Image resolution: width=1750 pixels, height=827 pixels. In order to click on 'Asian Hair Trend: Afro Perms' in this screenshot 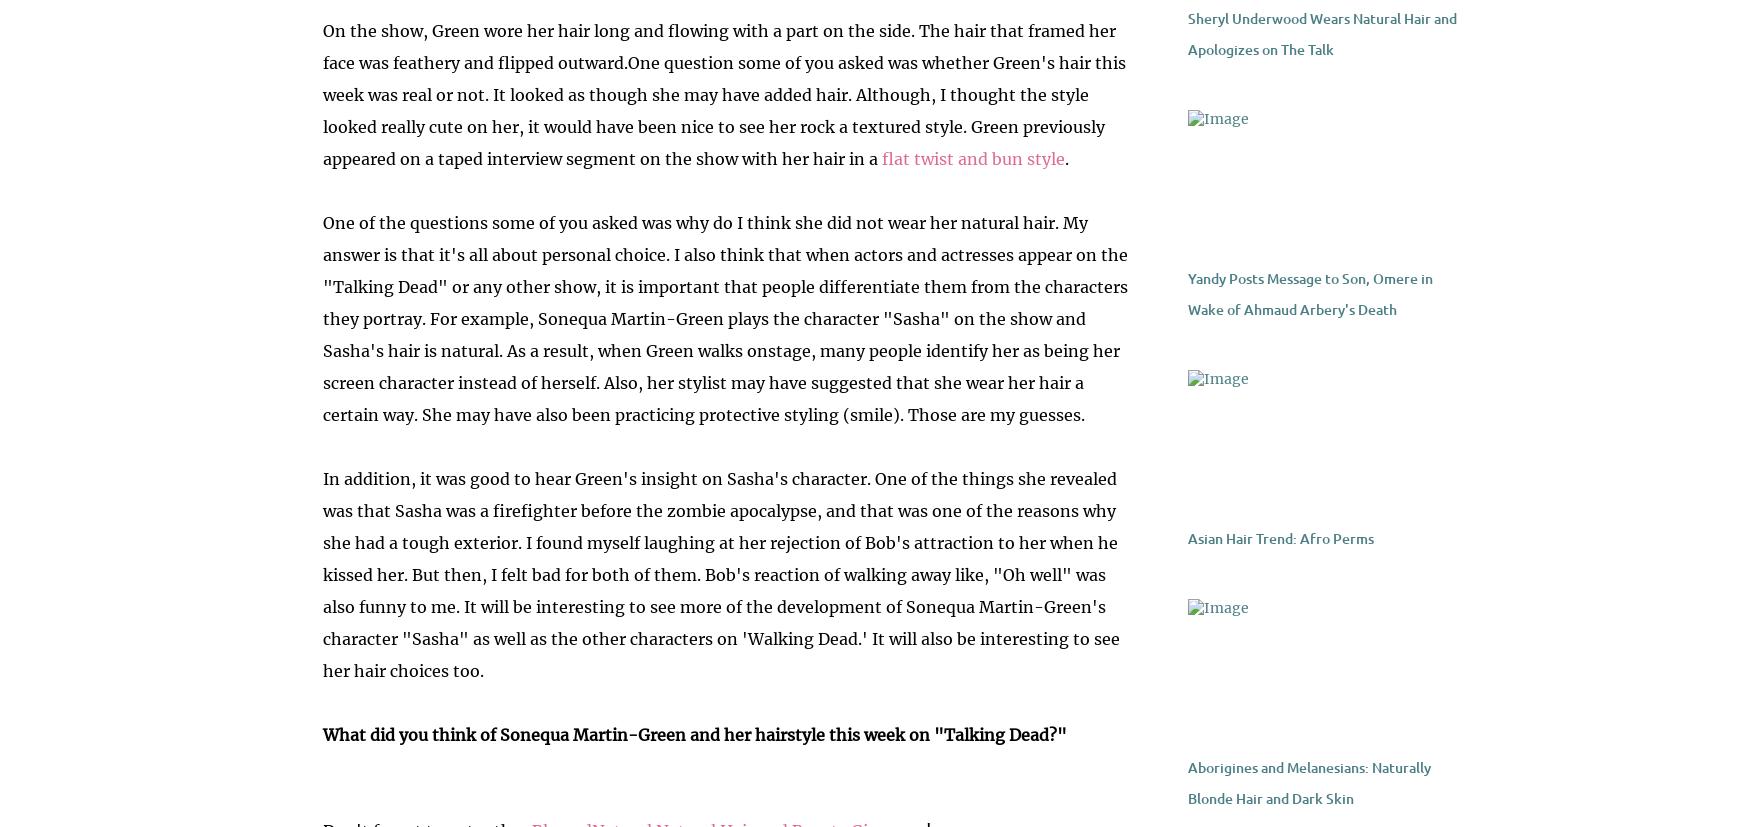, I will do `click(1278, 538)`.